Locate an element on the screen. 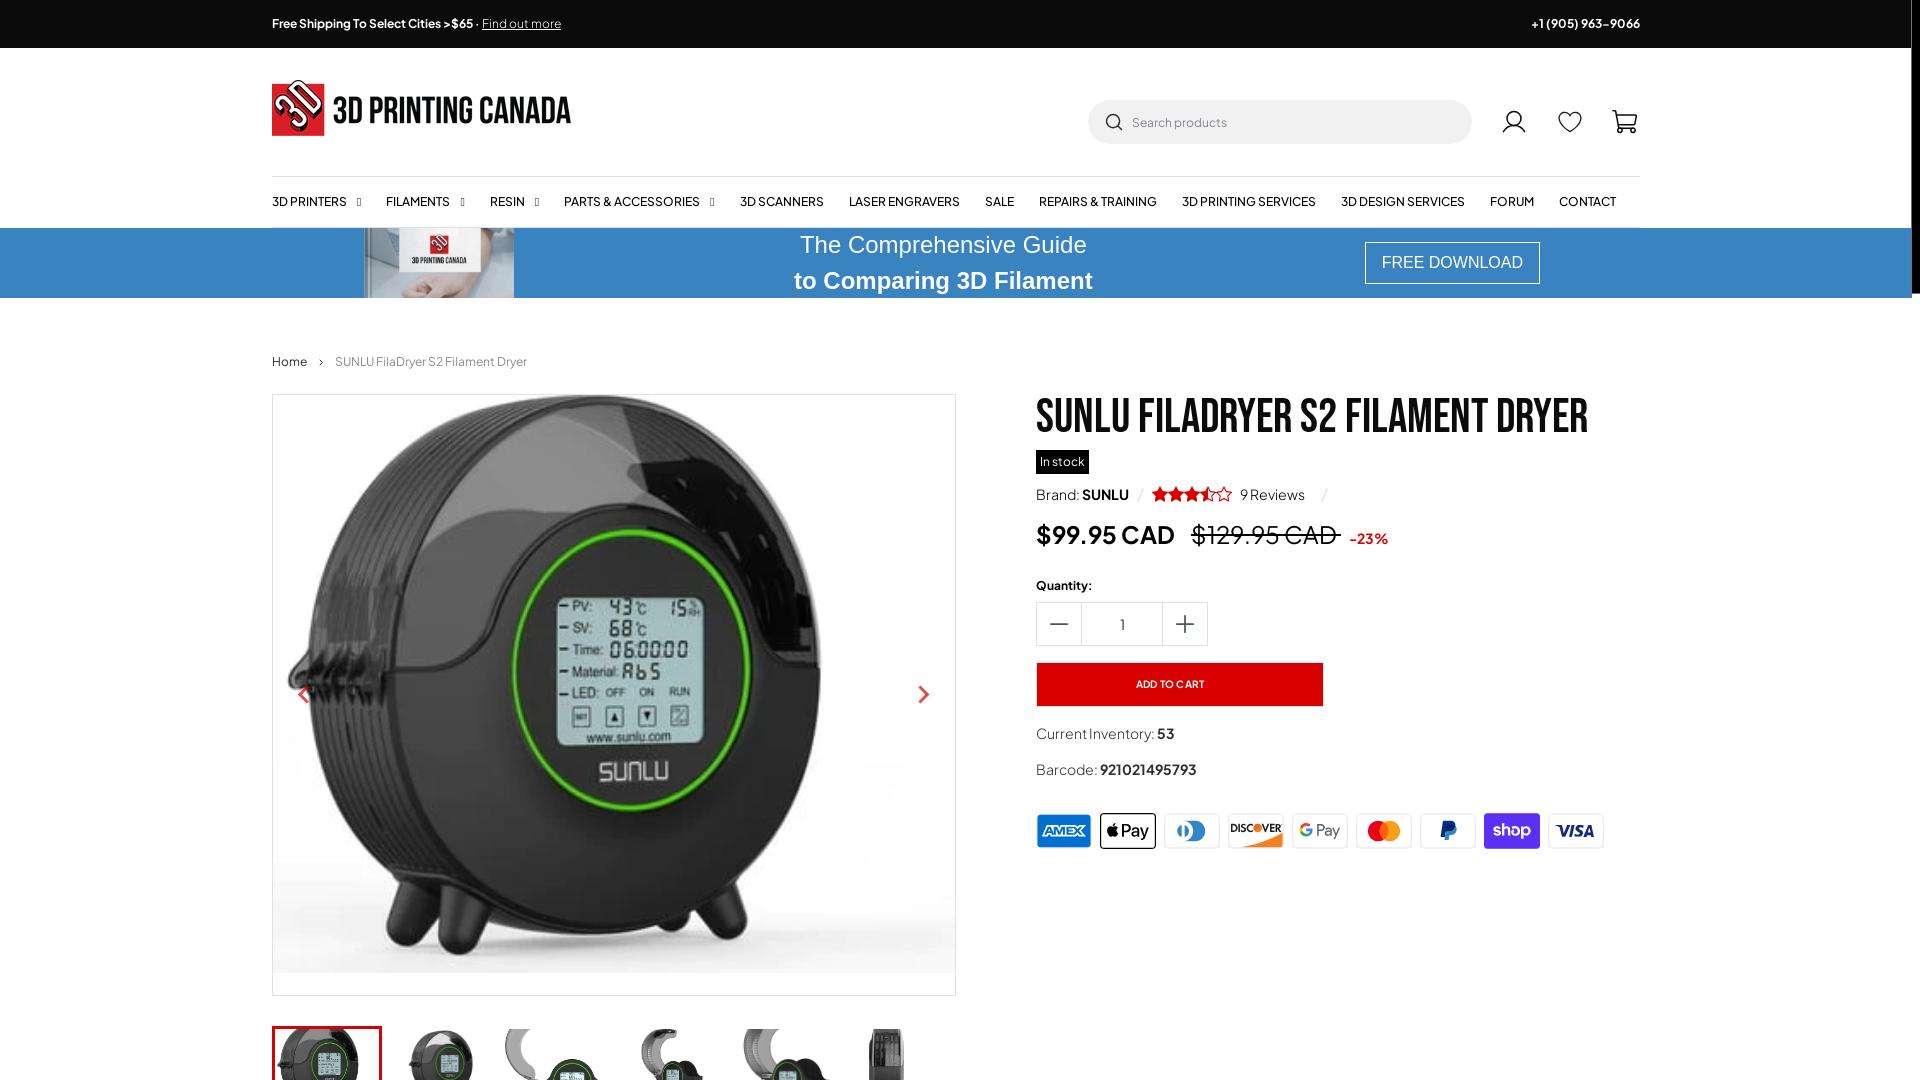  '9 Reviews' is located at coordinates (1231, 493).